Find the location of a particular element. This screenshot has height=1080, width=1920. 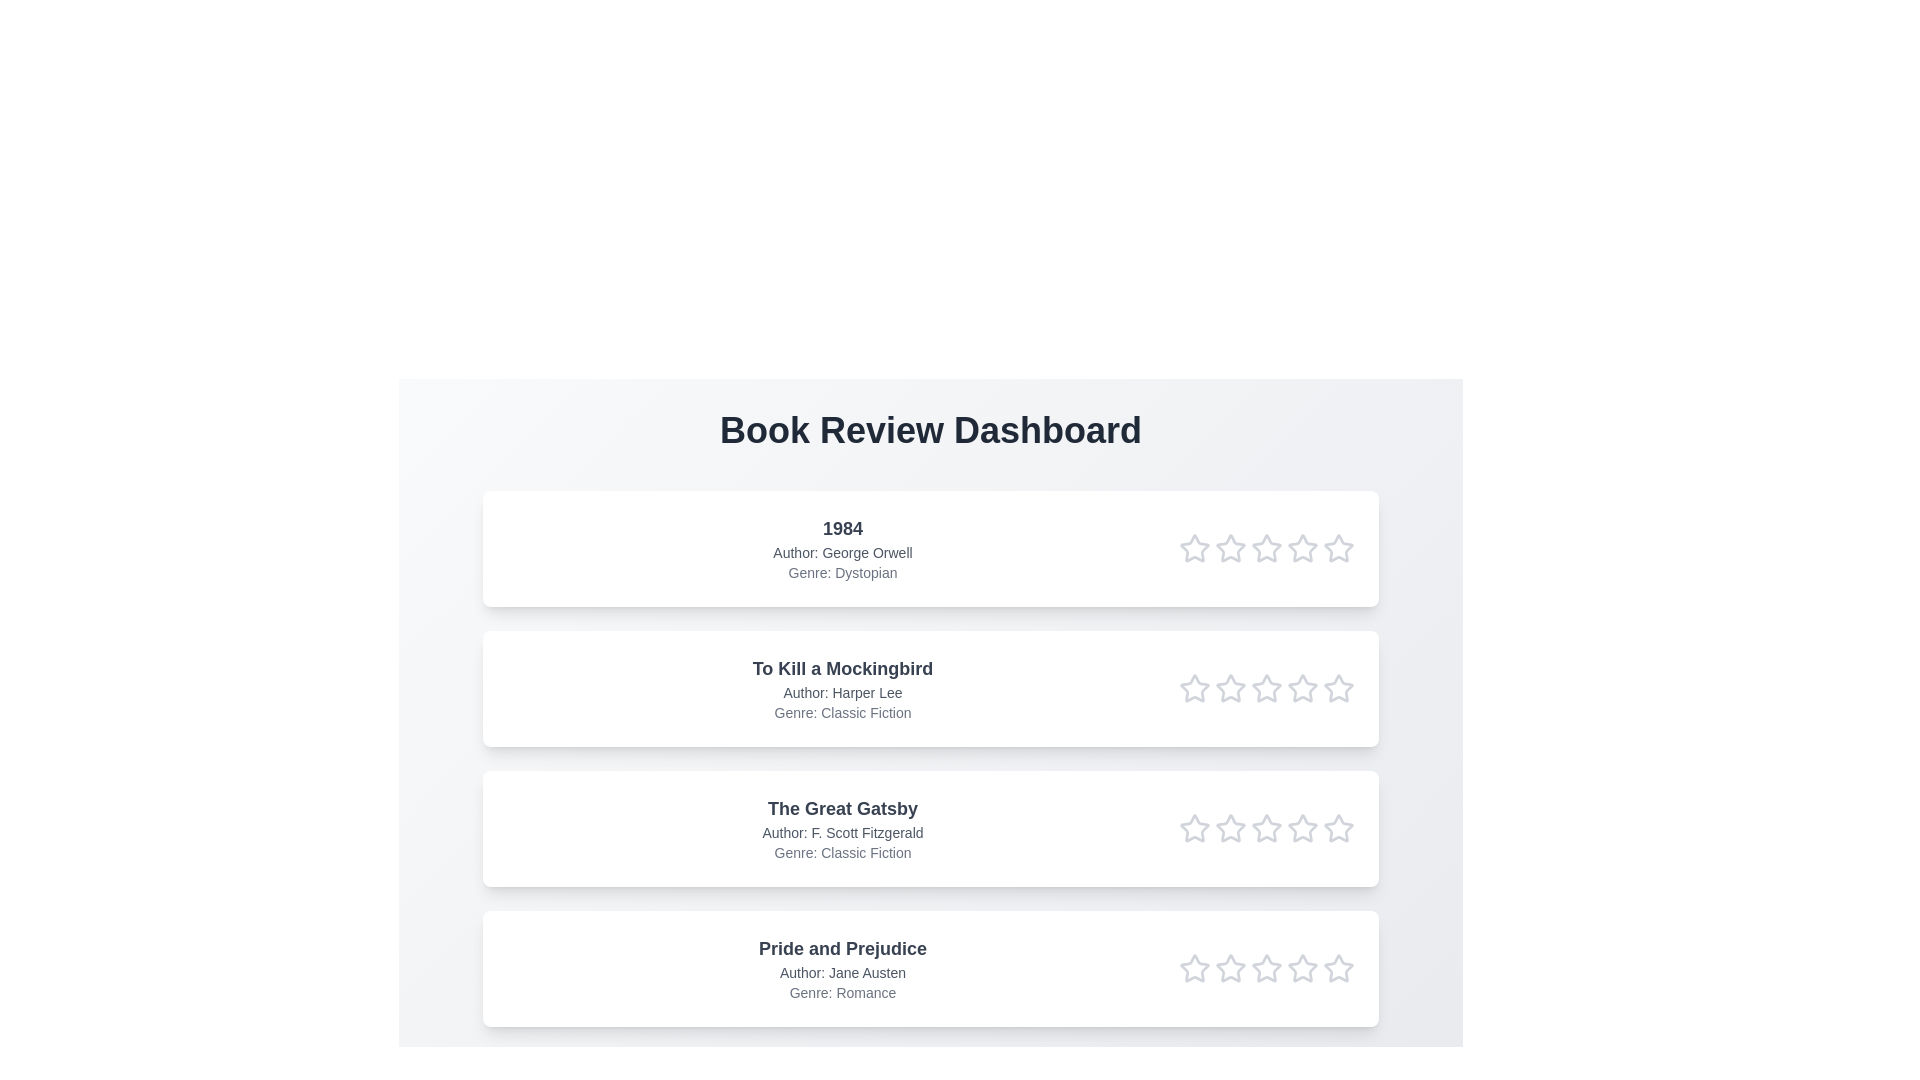

the star corresponding to 5 in the rating row of the book titled 1984 is located at coordinates (1339, 548).